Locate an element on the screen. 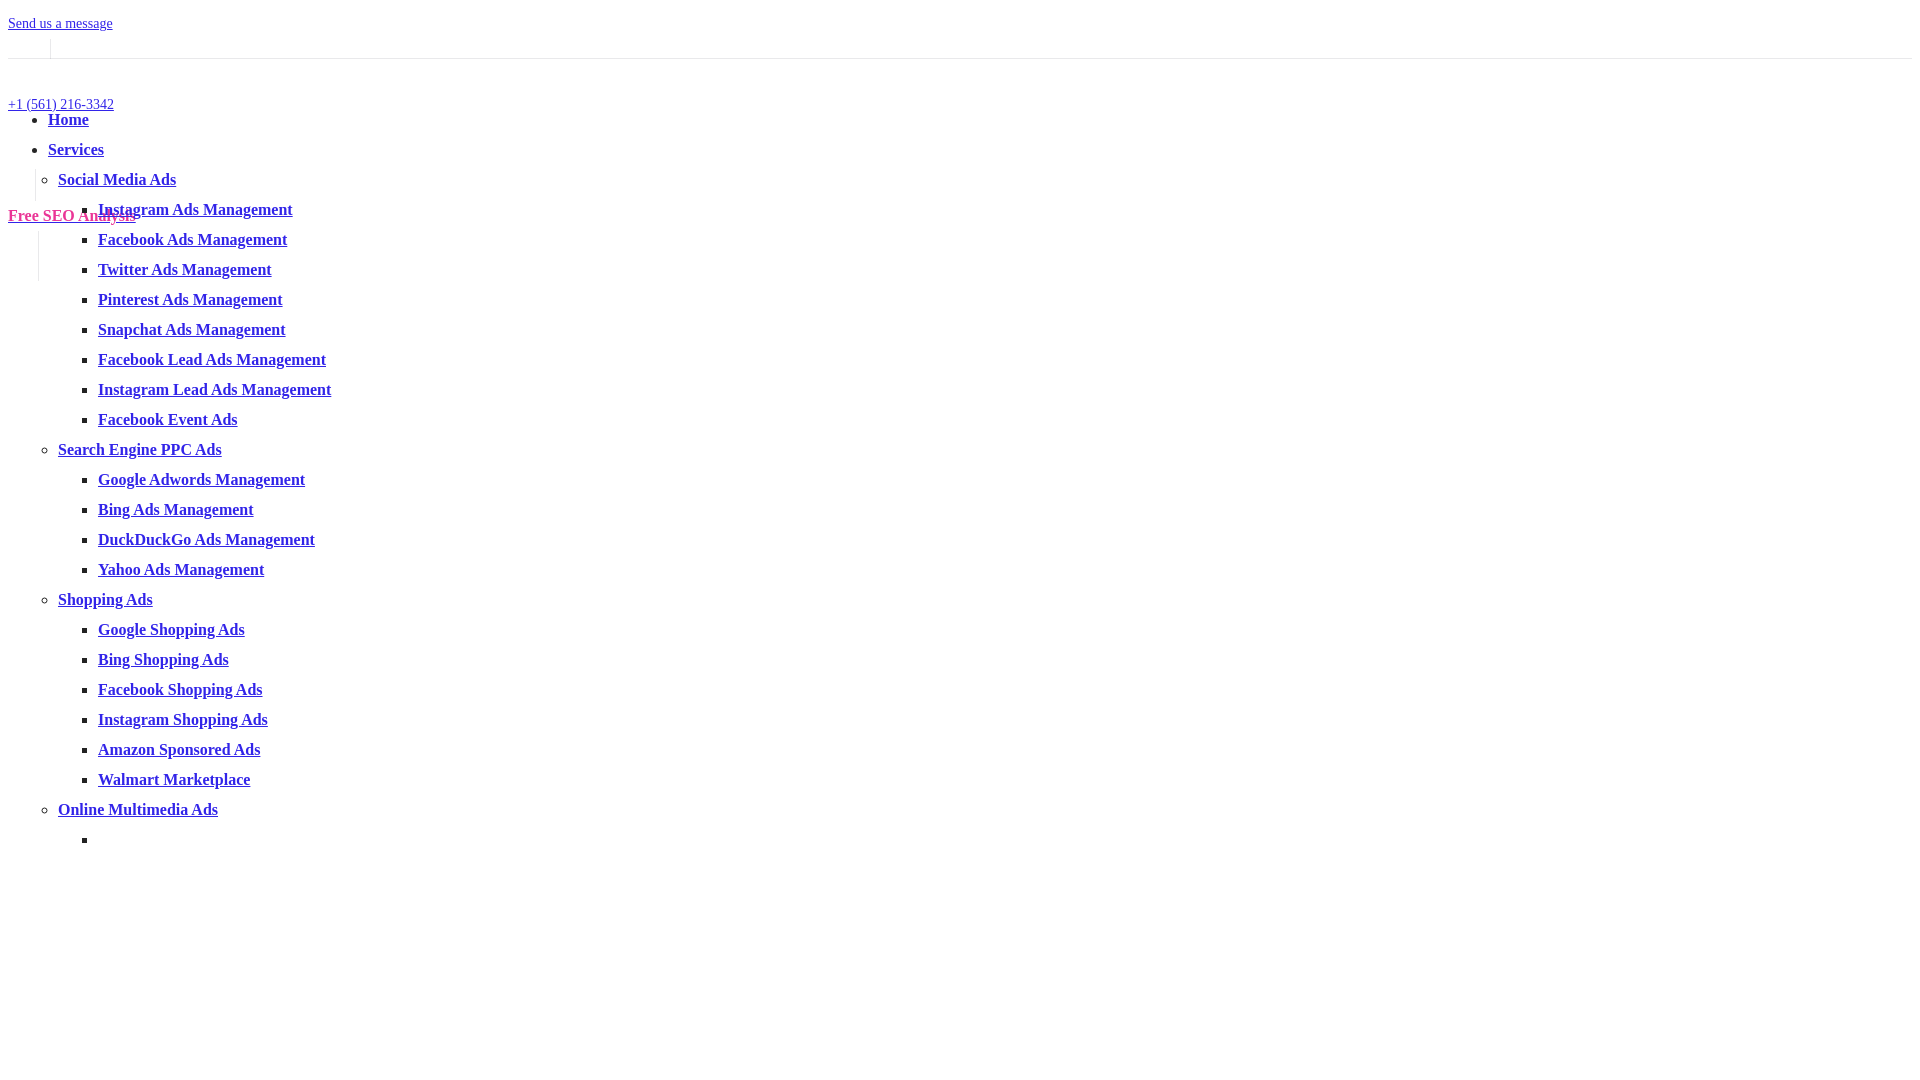 Image resolution: width=1920 pixels, height=1080 pixels. 'Services' is located at coordinates (76, 148).